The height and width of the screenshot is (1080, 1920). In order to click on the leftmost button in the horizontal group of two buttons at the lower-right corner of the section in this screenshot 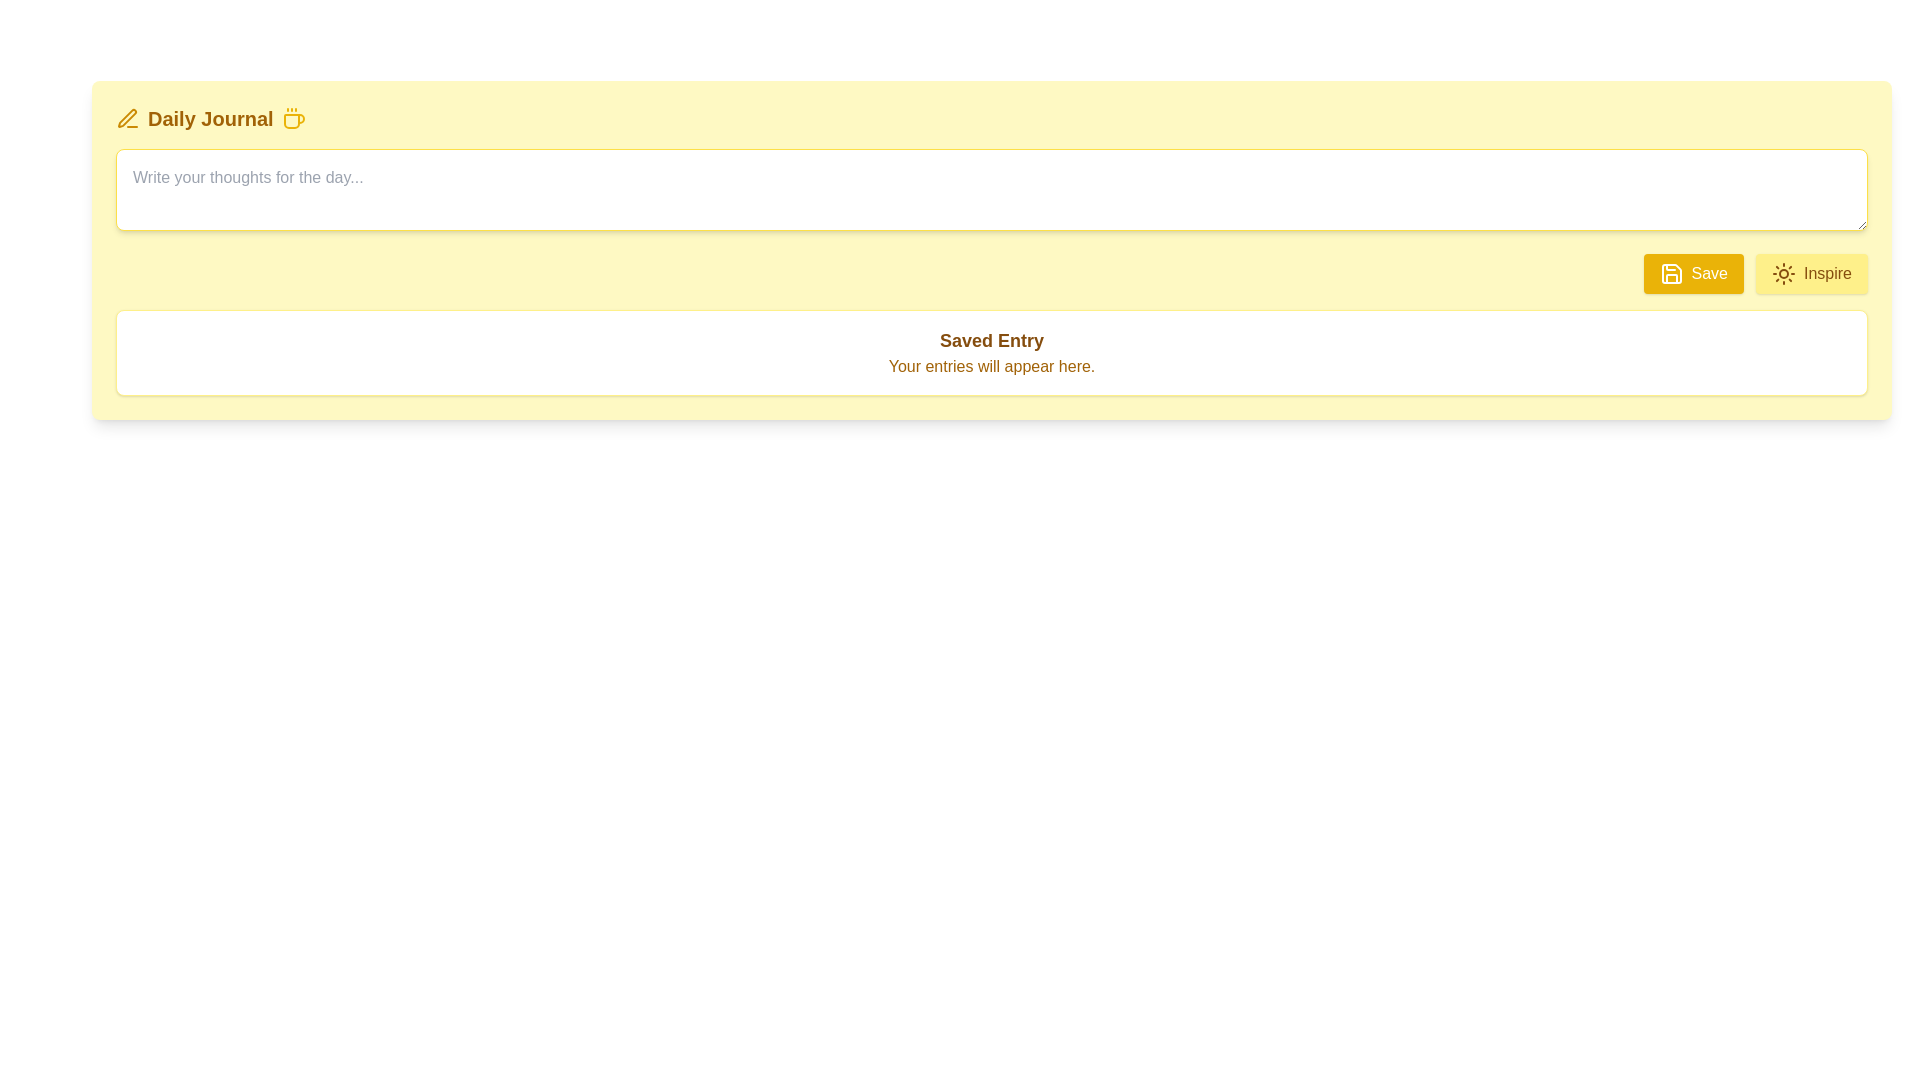, I will do `click(1692, 273)`.